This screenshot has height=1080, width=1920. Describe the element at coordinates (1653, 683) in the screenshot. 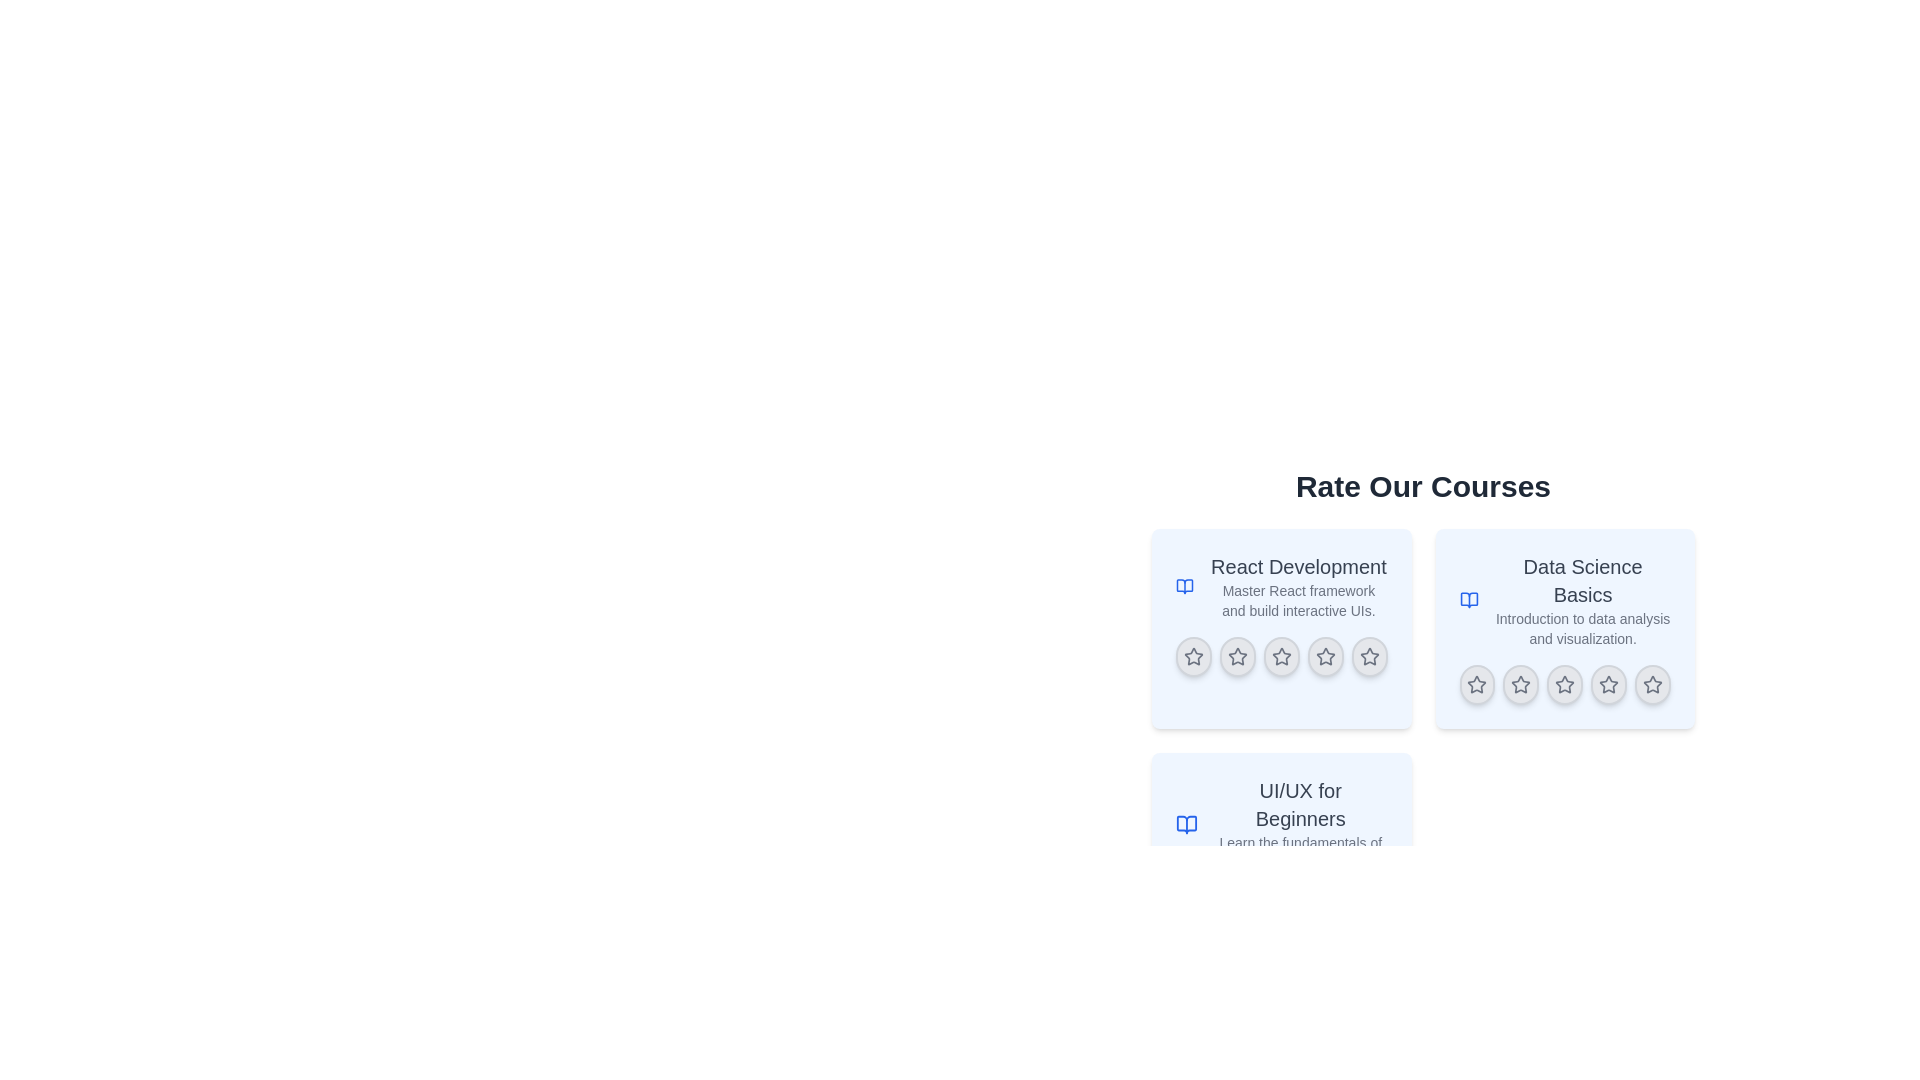

I see `the fifth star icon in the 'Rate Our Courses' interface for 'Data Science Basics'` at that location.